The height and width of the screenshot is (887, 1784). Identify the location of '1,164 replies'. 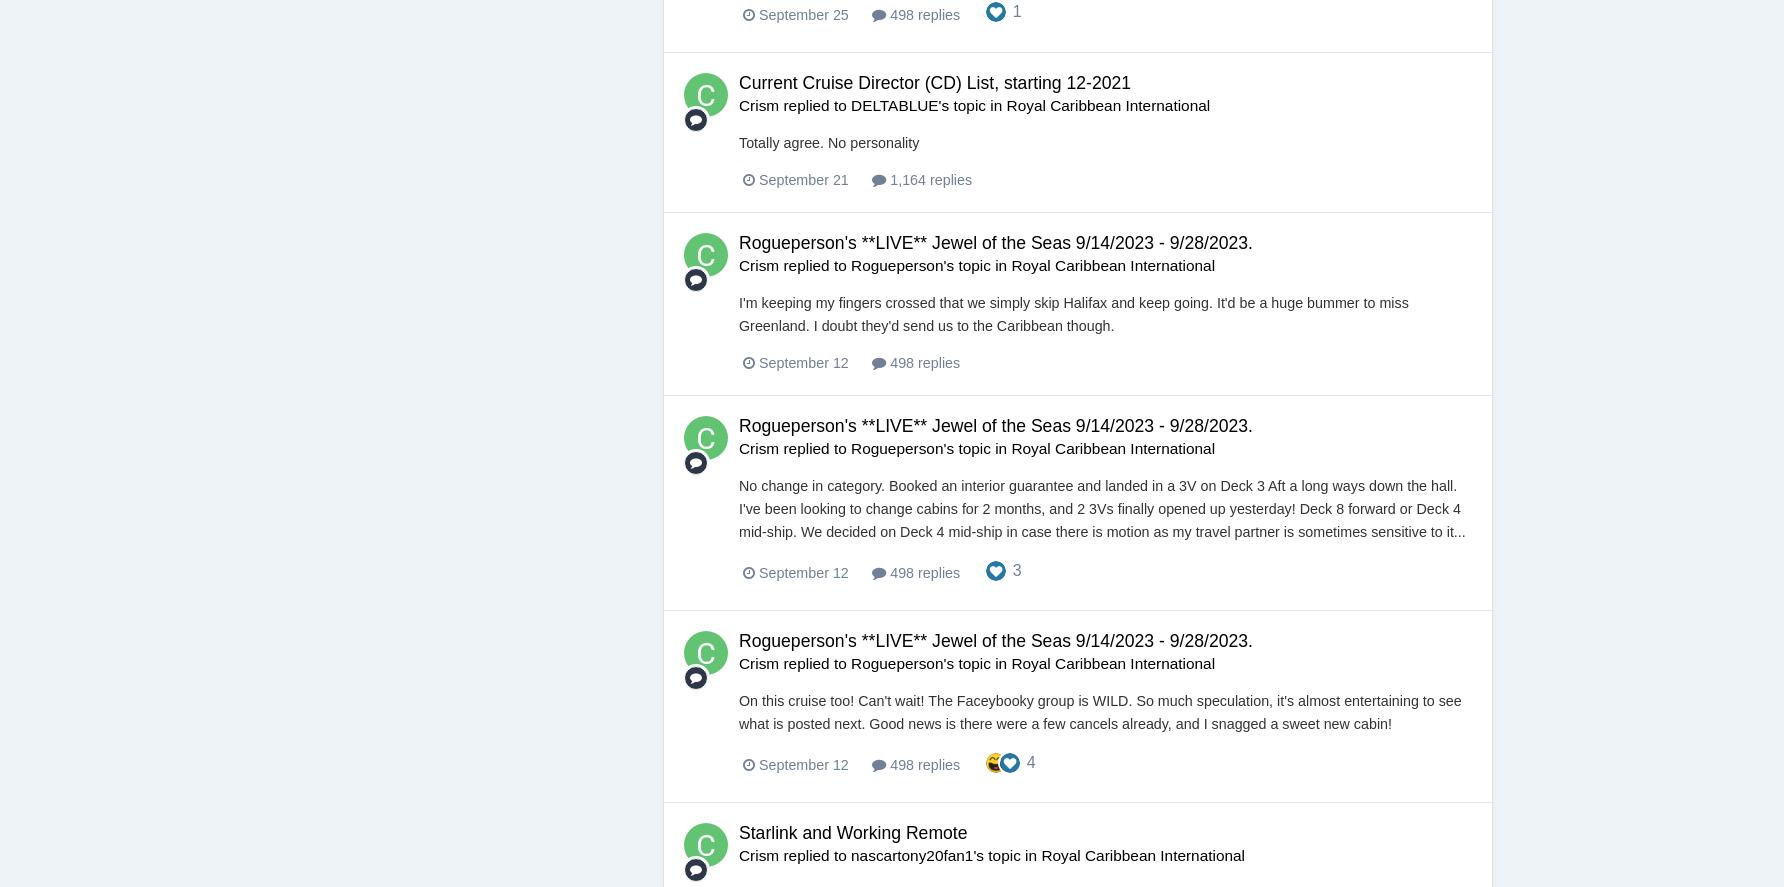
(884, 177).